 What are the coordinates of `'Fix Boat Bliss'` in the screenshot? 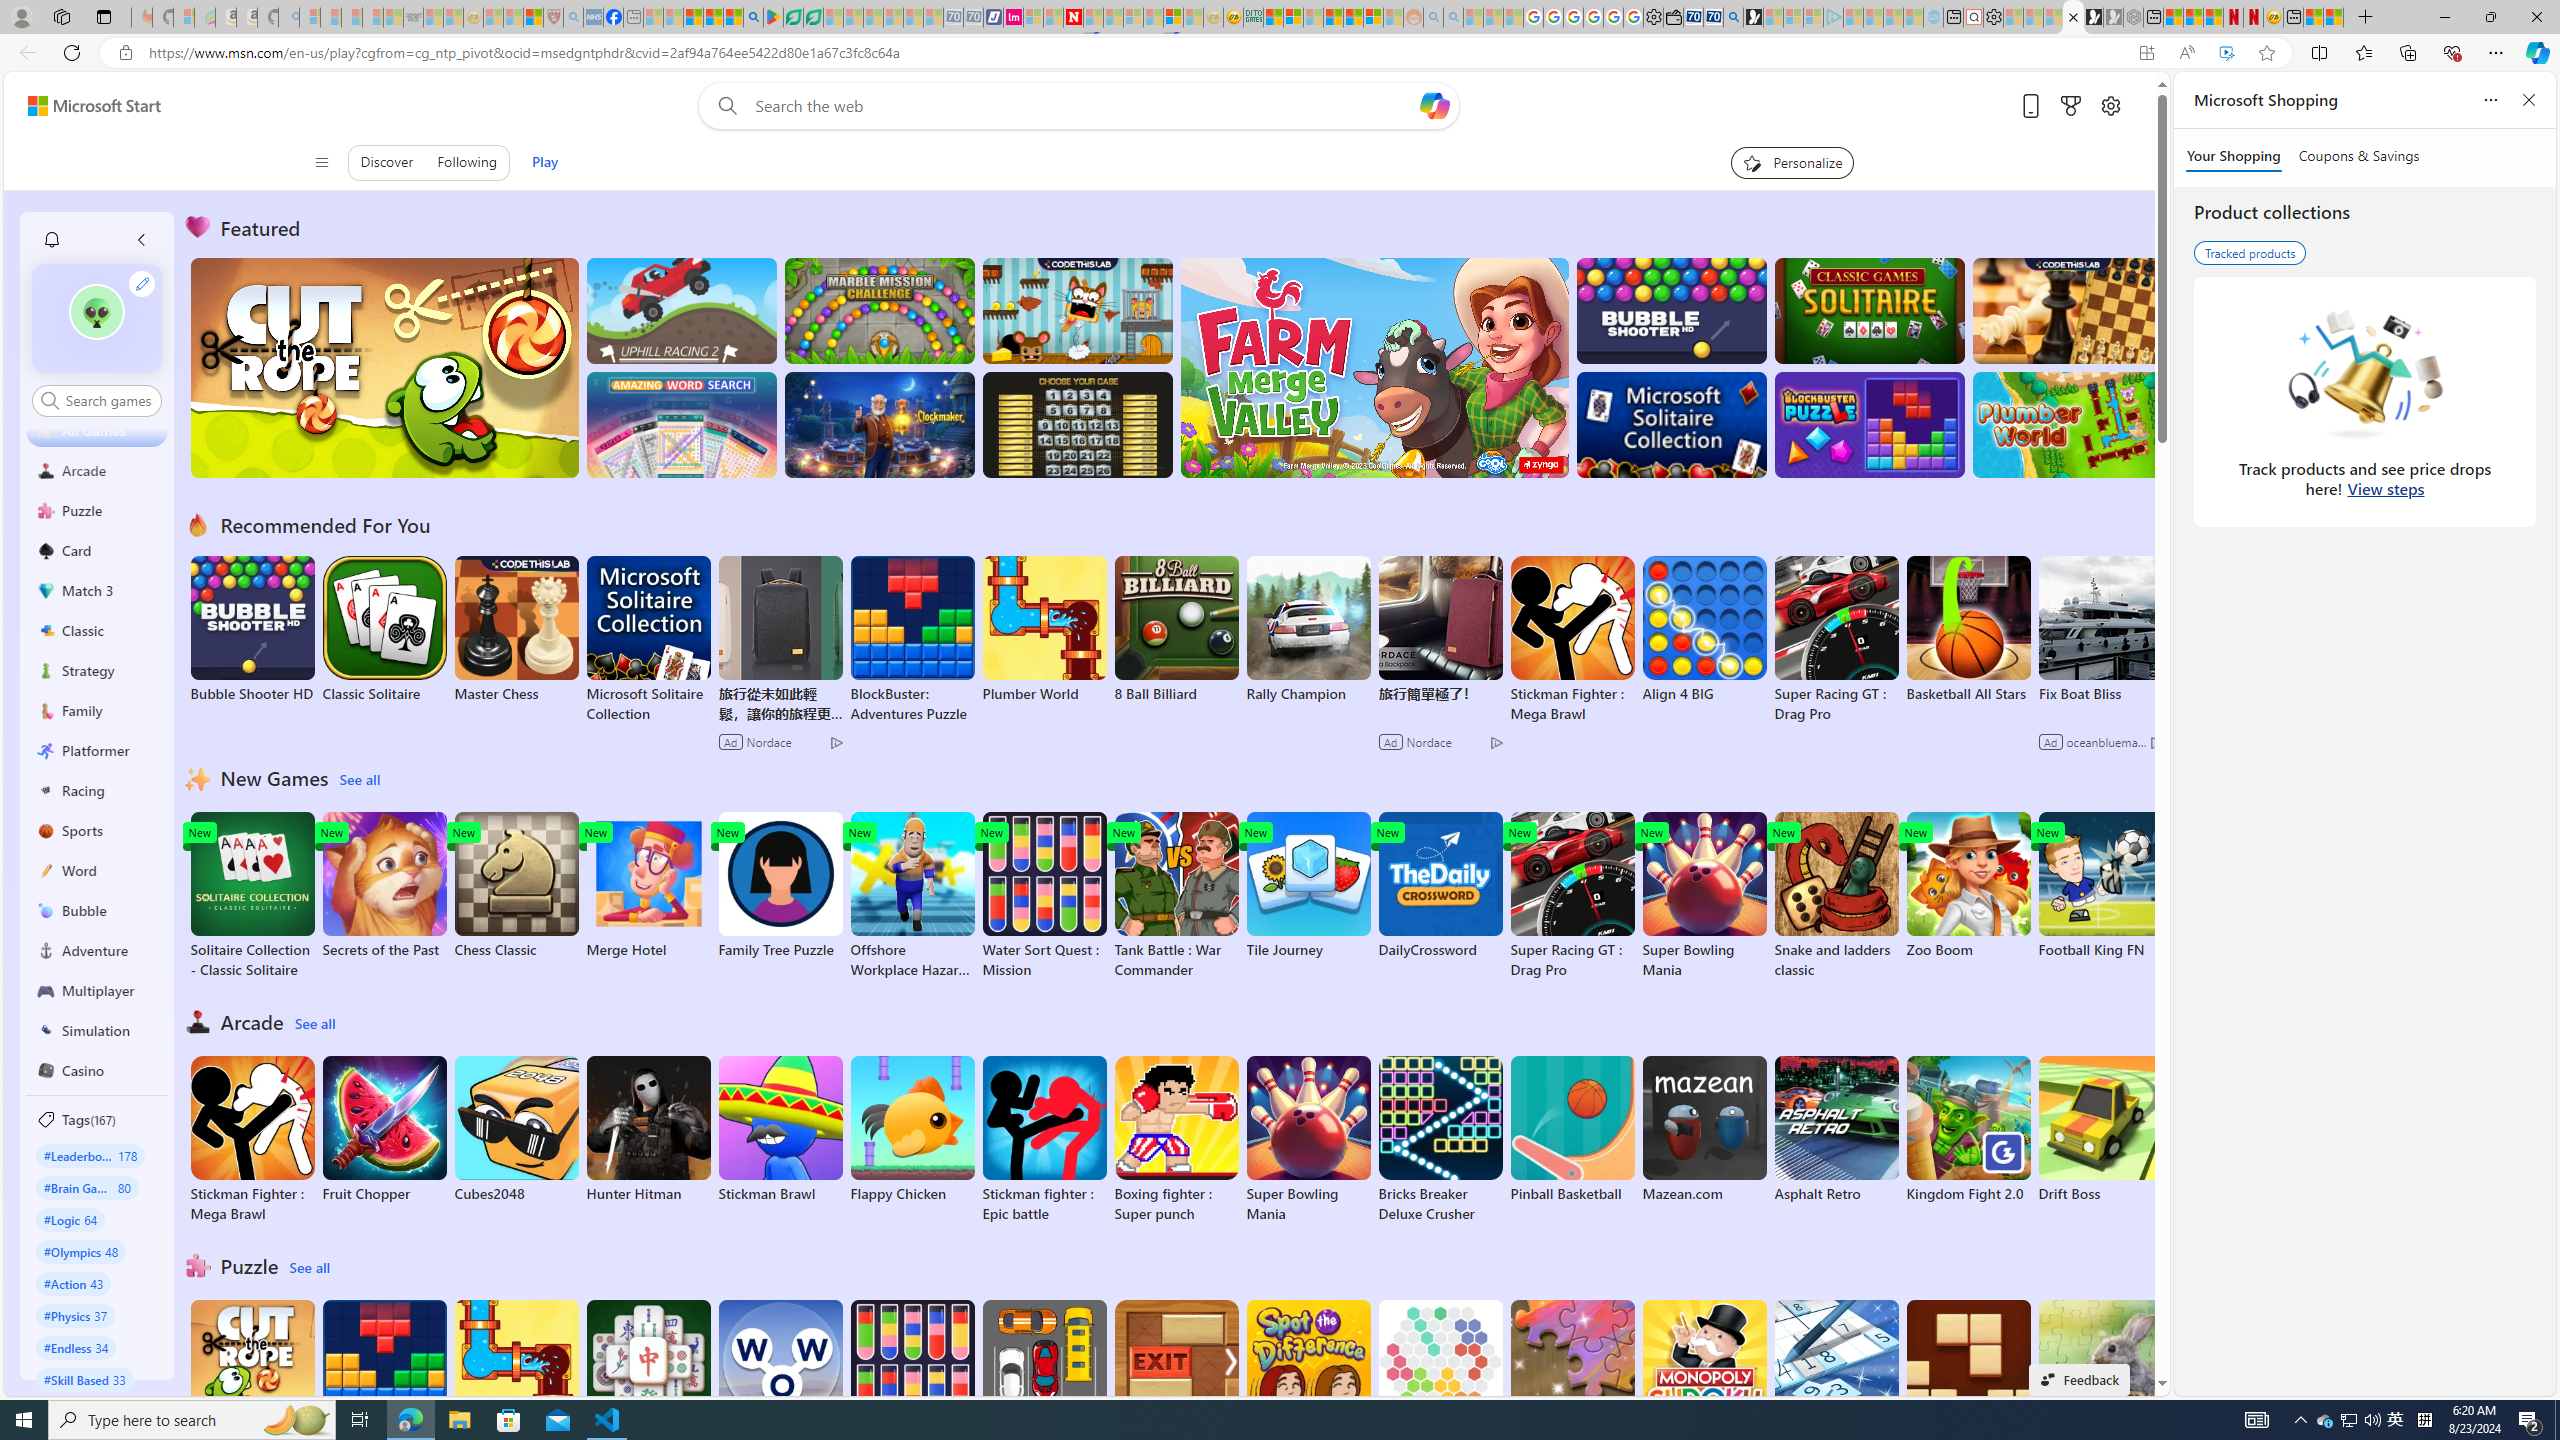 It's located at (2099, 693).